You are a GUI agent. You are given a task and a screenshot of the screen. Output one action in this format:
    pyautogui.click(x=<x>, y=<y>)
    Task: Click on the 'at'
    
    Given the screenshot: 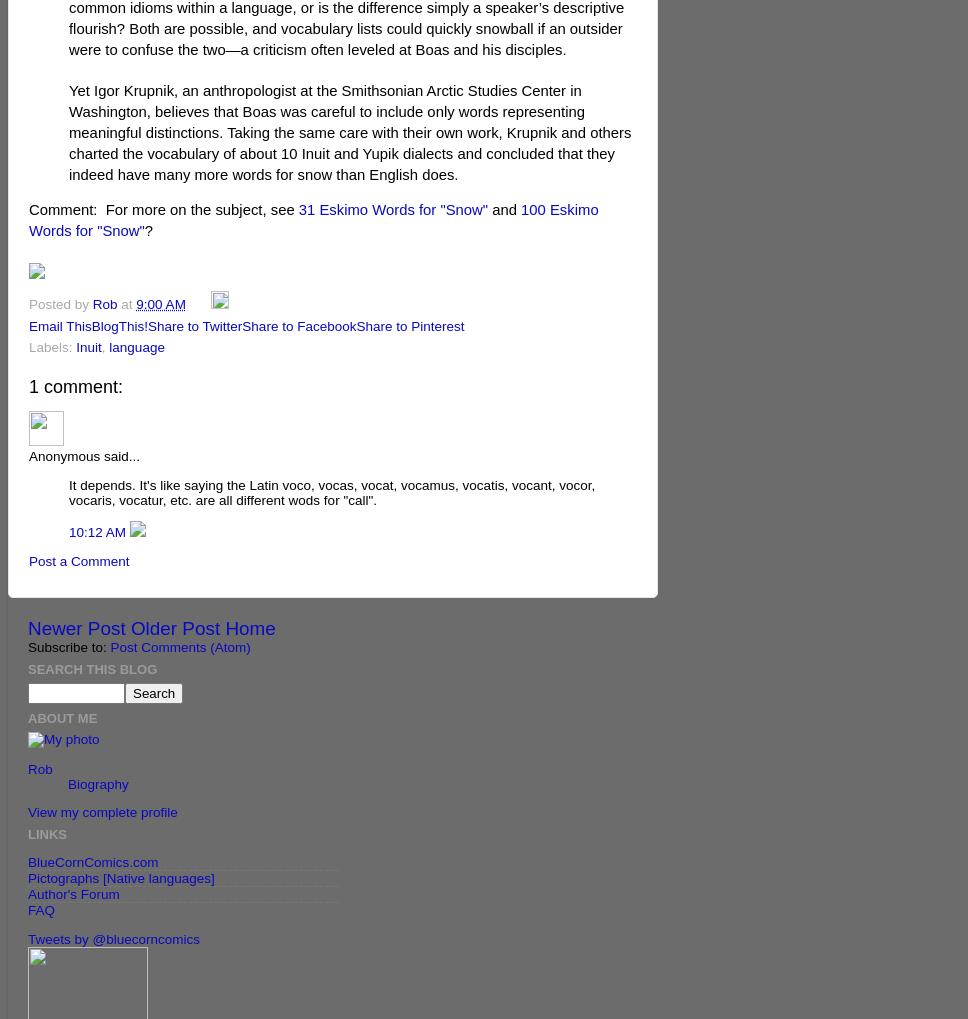 What is the action you would take?
    pyautogui.click(x=127, y=303)
    